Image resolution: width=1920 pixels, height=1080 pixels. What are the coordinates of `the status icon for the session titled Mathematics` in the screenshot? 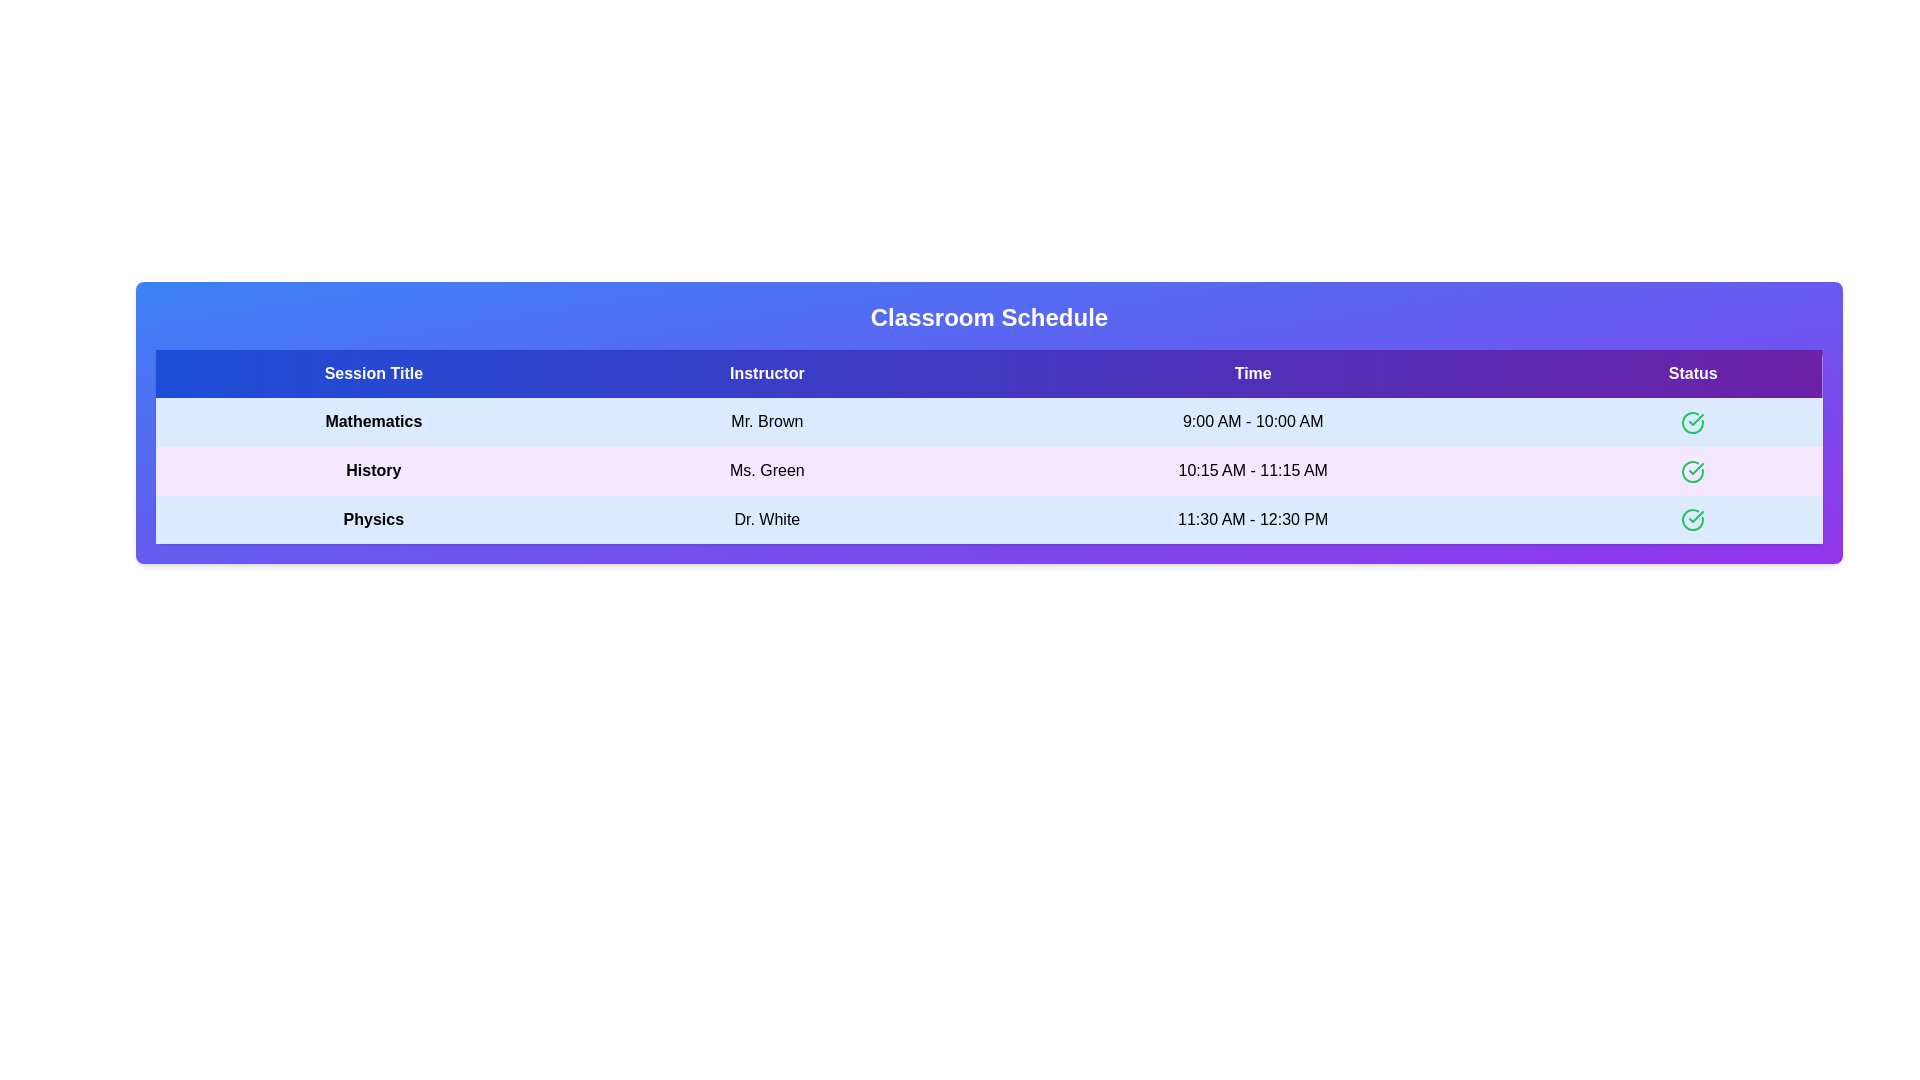 It's located at (1692, 421).